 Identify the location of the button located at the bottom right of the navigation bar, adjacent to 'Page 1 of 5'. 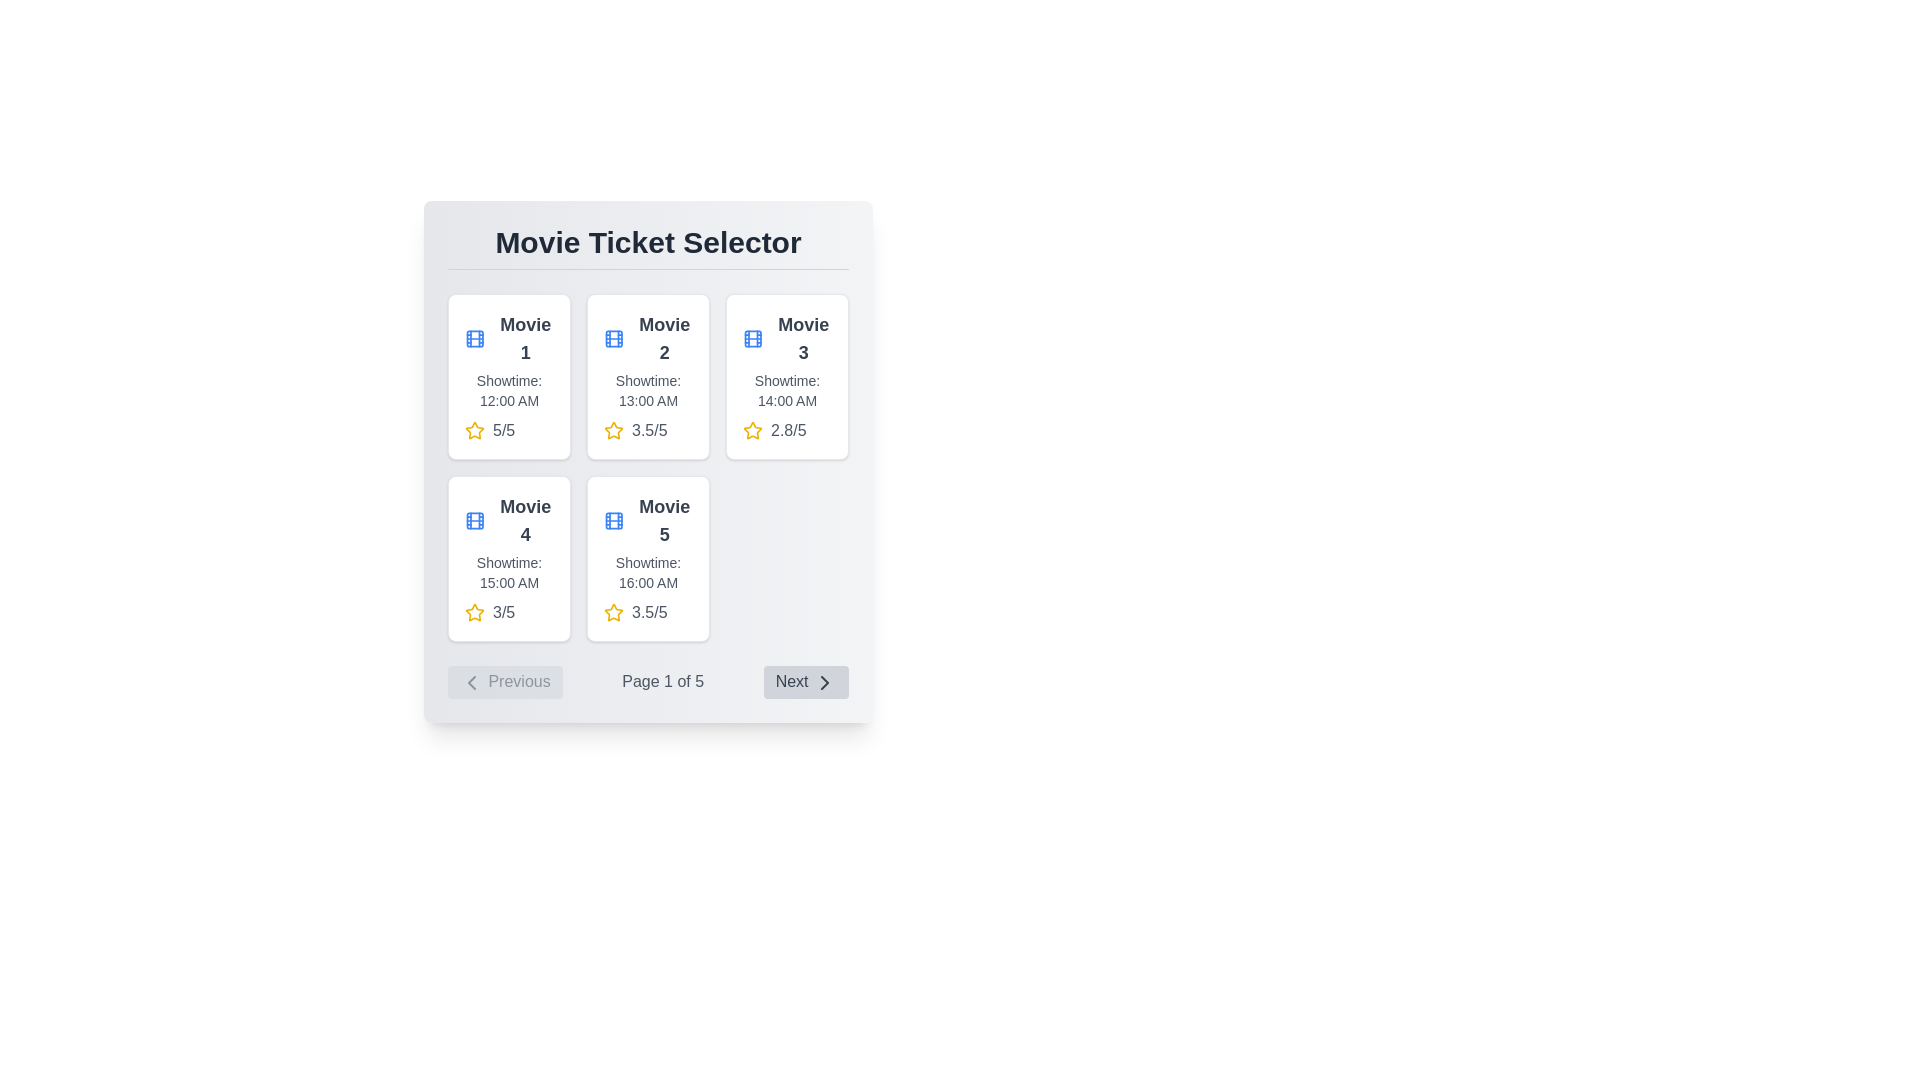
(806, 681).